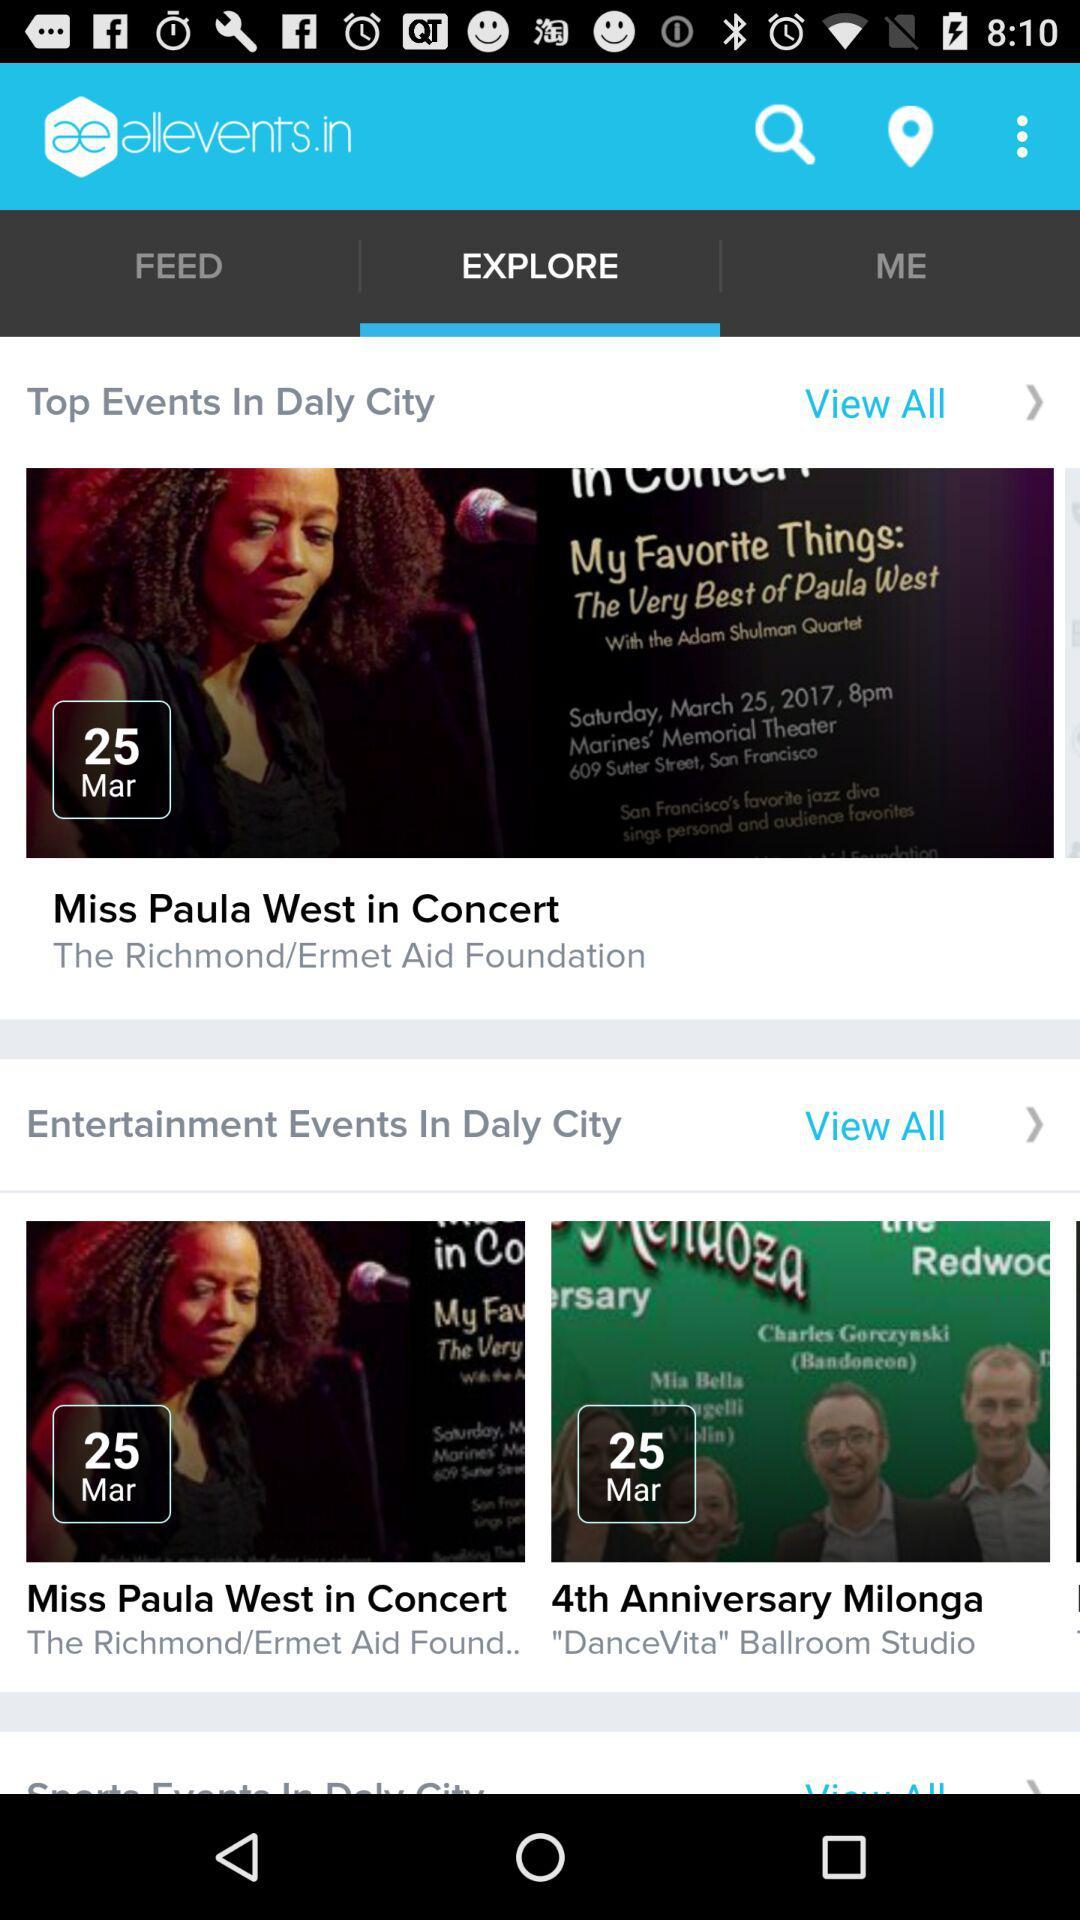  What do you see at coordinates (540, 265) in the screenshot?
I see `explore  left next to  me` at bounding box center [540, 265].